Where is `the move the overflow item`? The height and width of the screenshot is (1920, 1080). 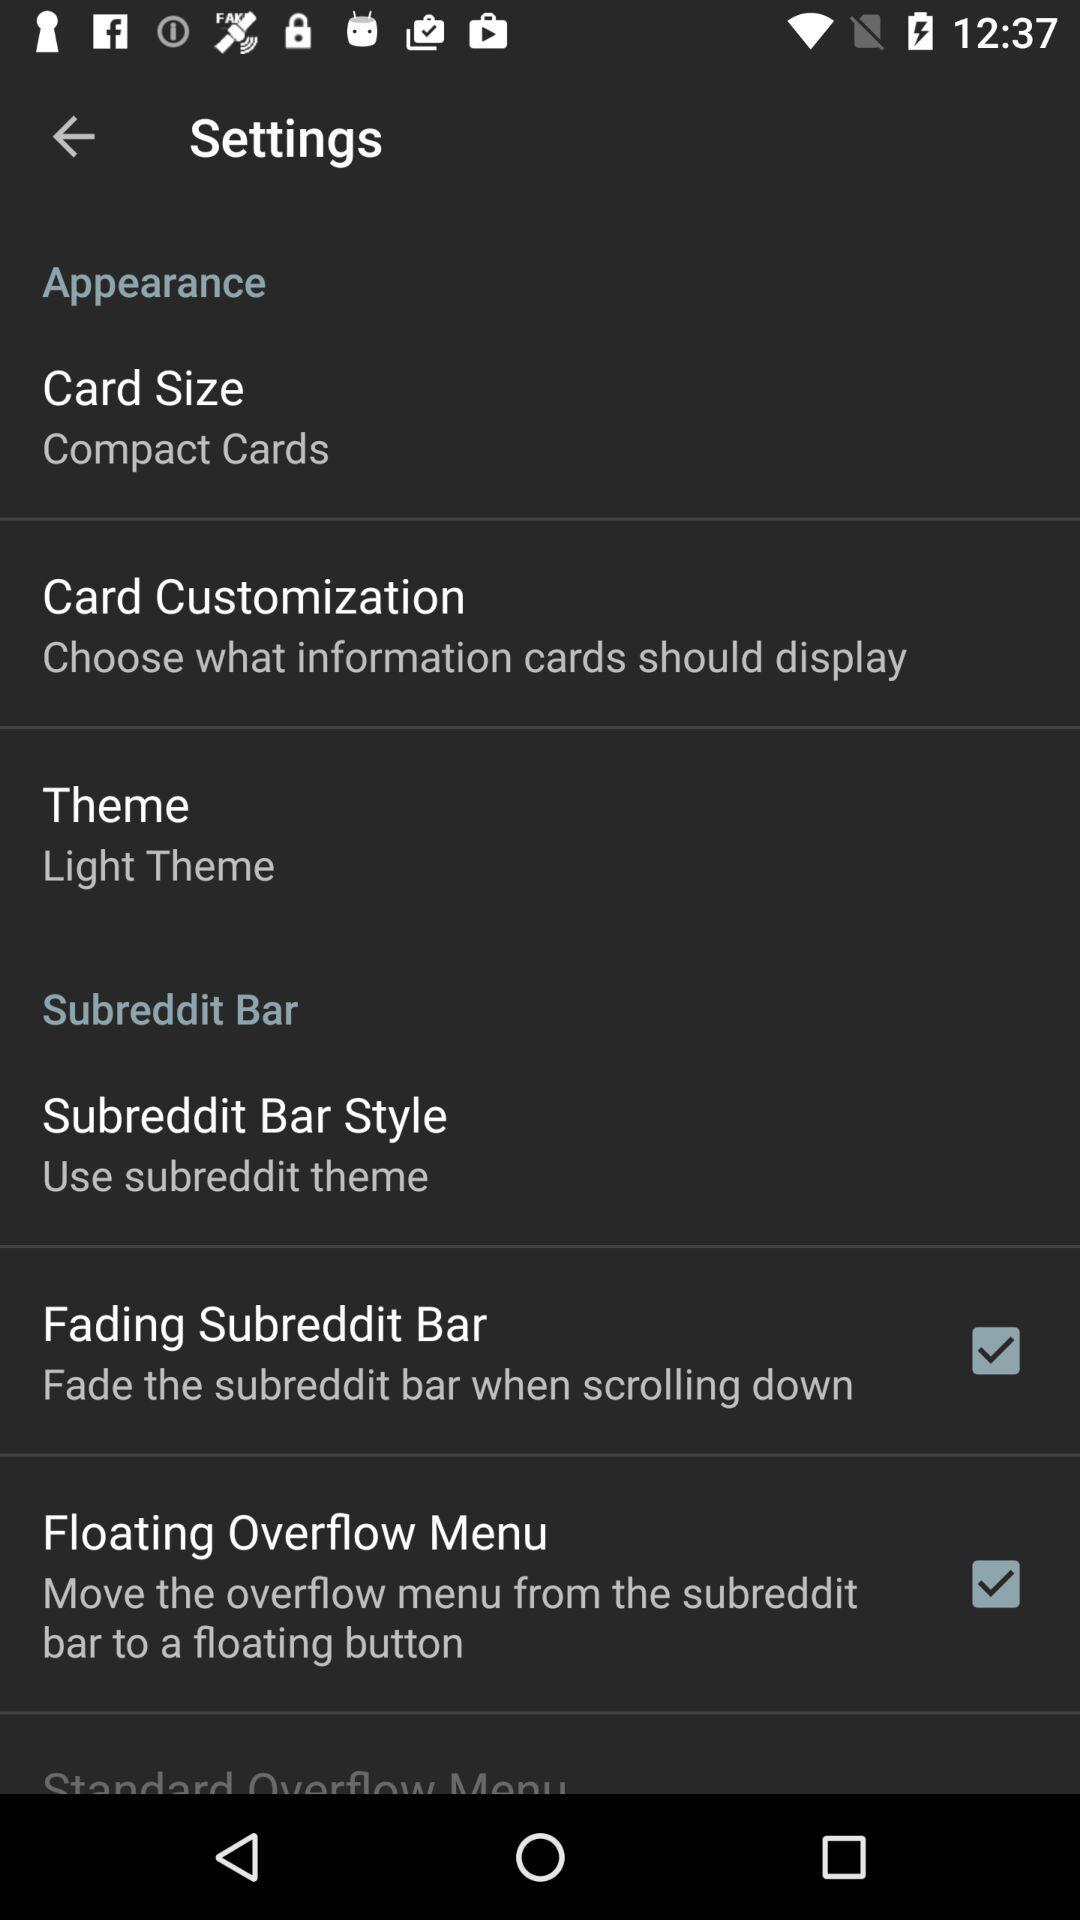 the move the overflow item is located at coordinates (477, 1616).